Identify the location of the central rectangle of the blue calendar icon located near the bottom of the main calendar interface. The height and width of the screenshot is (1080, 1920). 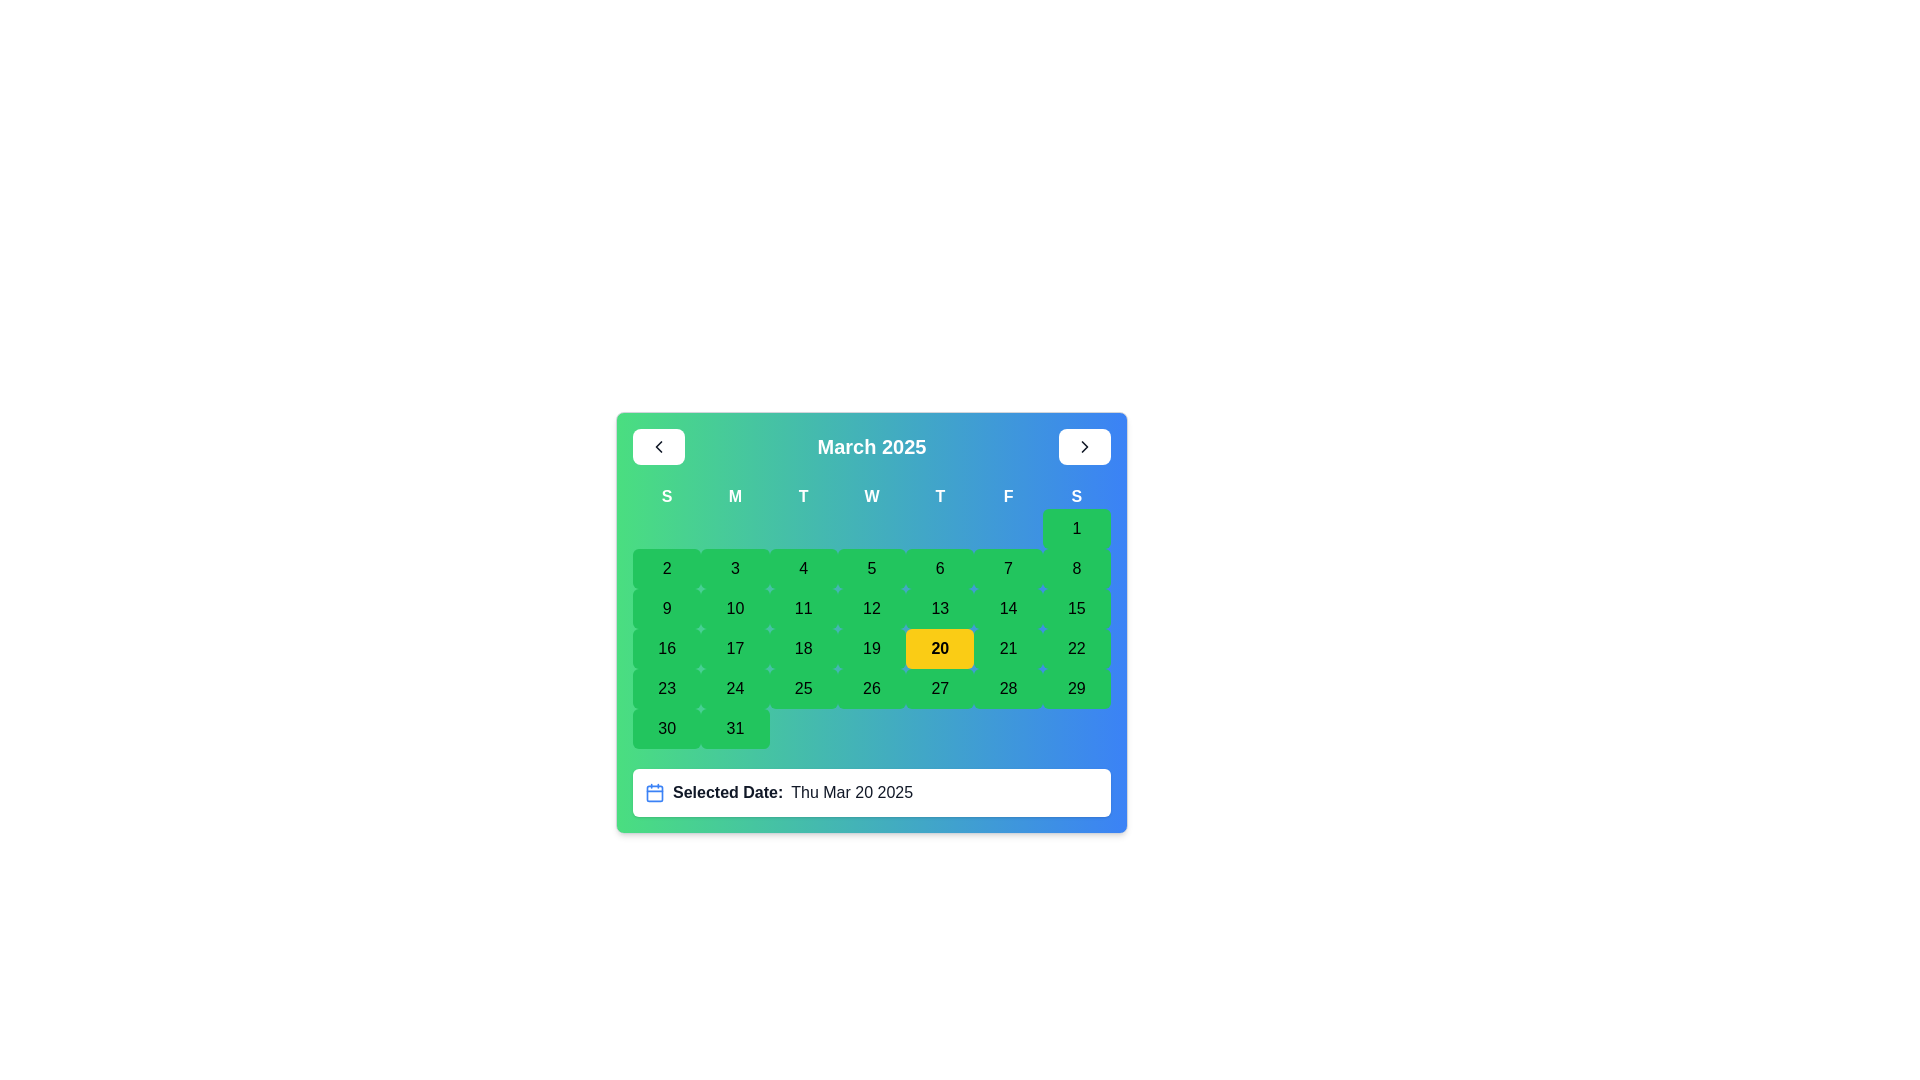
(654, 792).